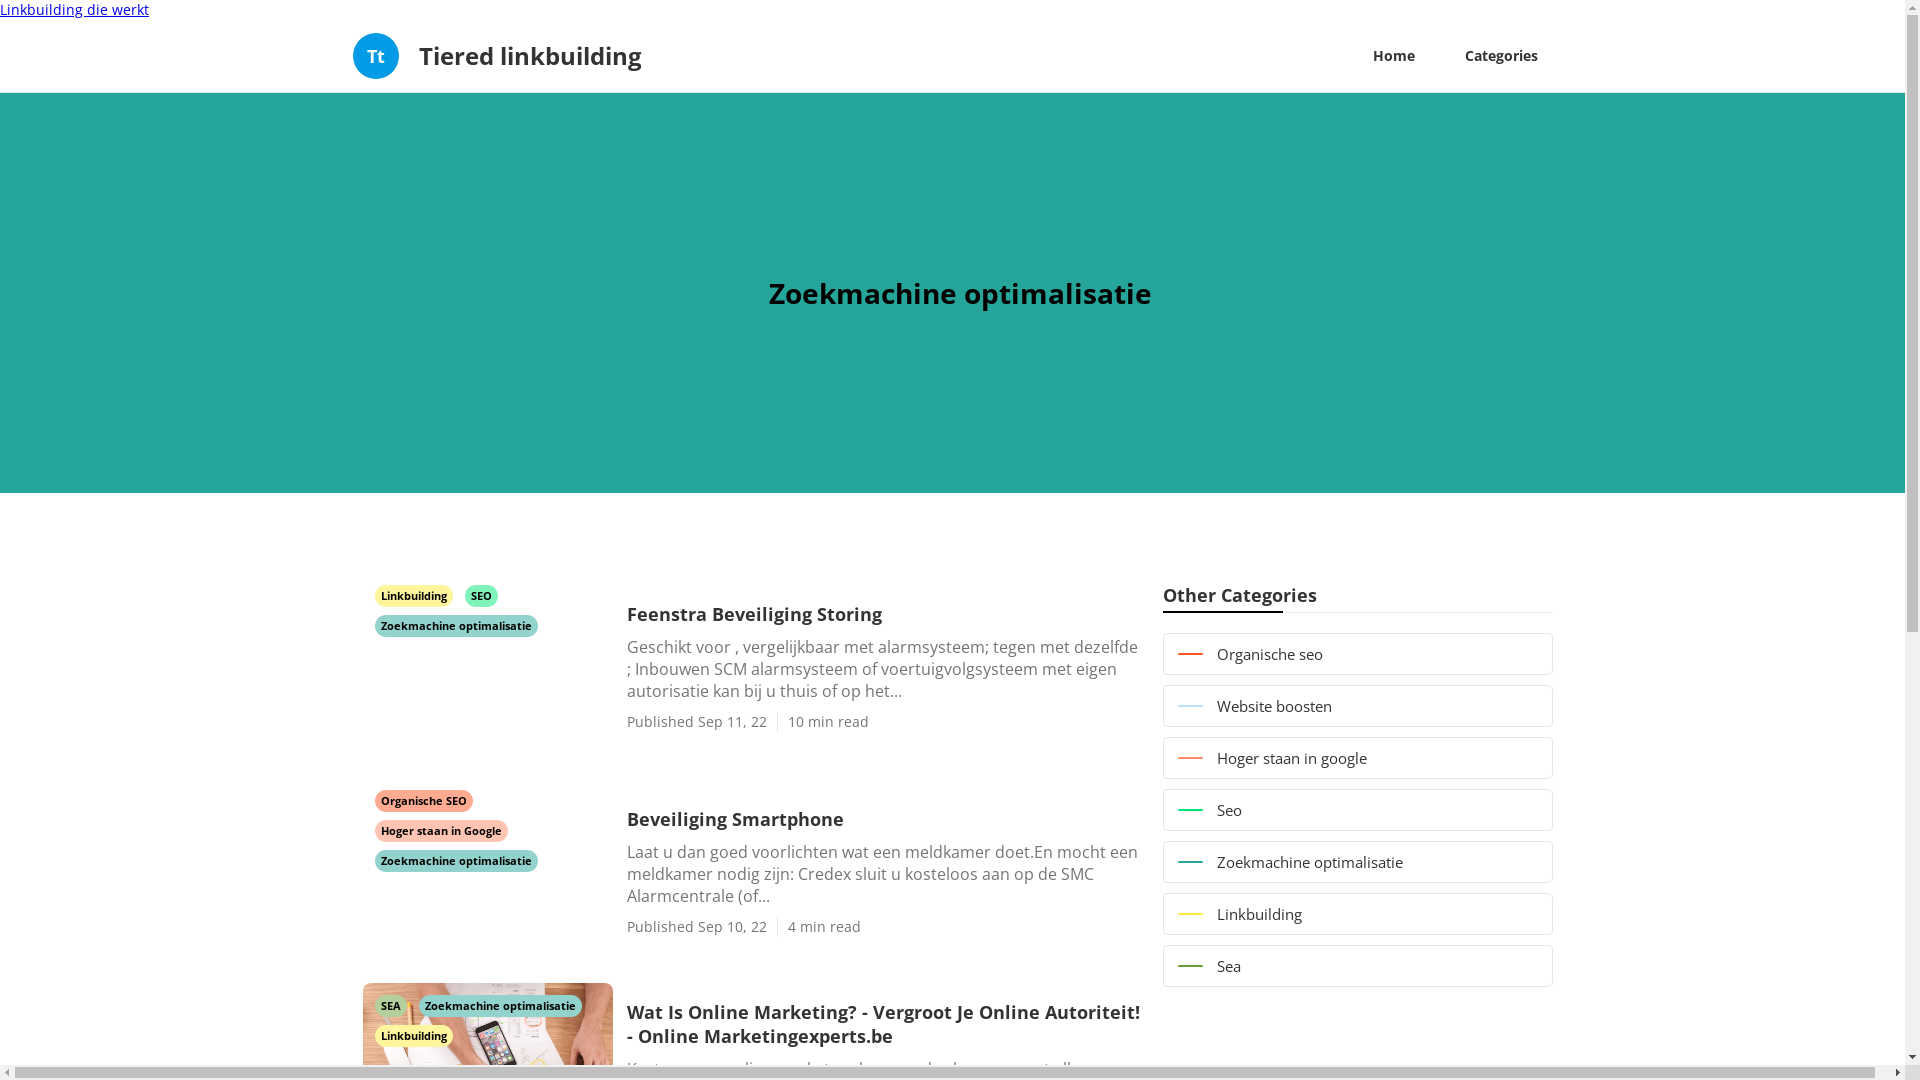  What do you see at coordinates (374, 1004) in the screenshot?
I see `'SEA'` at bounding box center [374, 1004].